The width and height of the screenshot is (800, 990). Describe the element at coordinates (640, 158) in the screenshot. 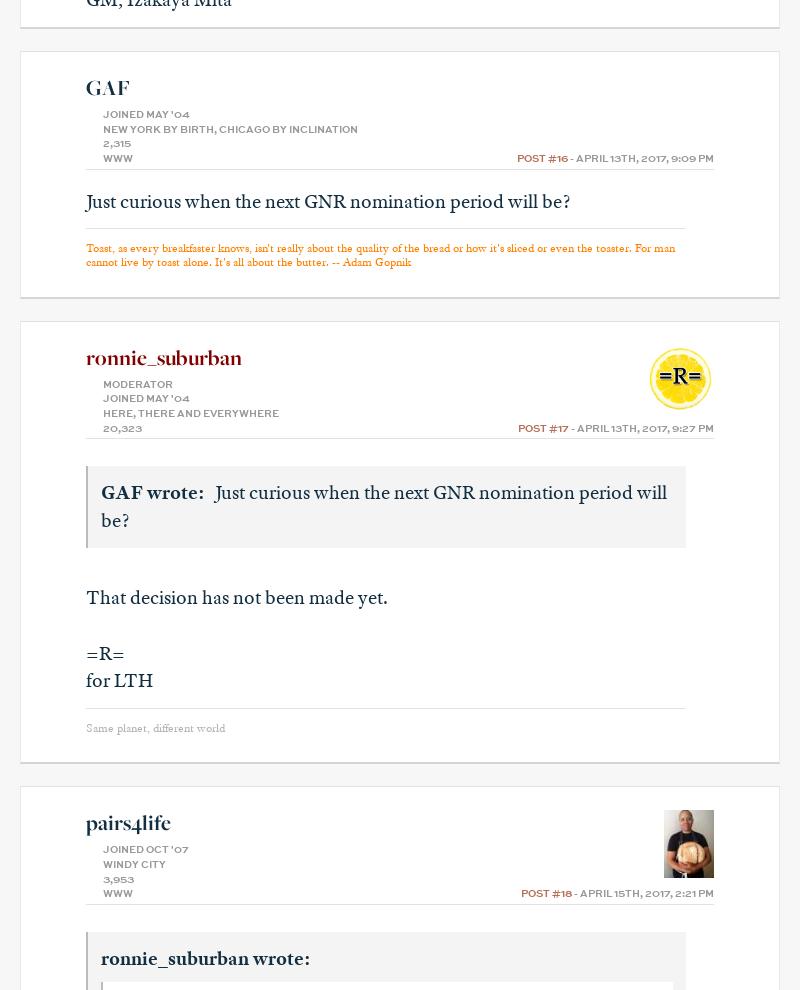

I see `'- April 13th, 2017, 9:09 pm'` at that location.